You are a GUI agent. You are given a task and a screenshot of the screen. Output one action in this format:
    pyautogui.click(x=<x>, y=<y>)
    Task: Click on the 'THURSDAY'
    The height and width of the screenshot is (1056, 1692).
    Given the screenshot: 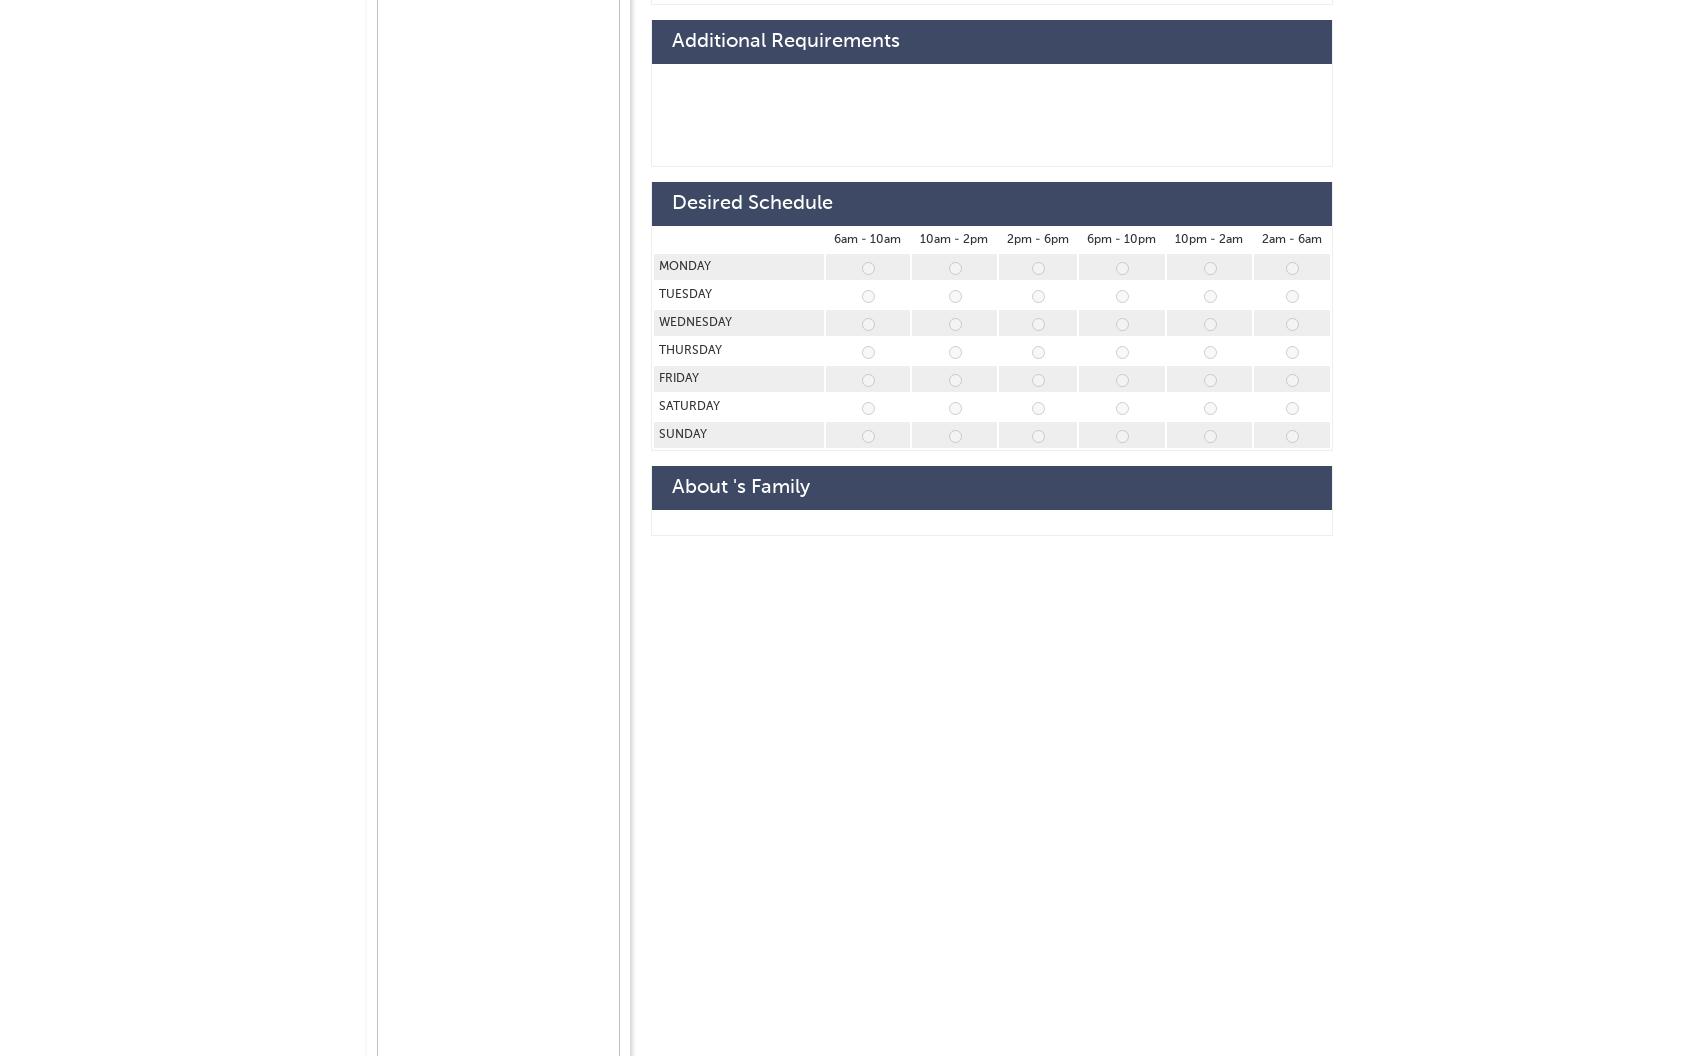 What is the action you would take?
    pyautogui.click(x=692, y=350)
    